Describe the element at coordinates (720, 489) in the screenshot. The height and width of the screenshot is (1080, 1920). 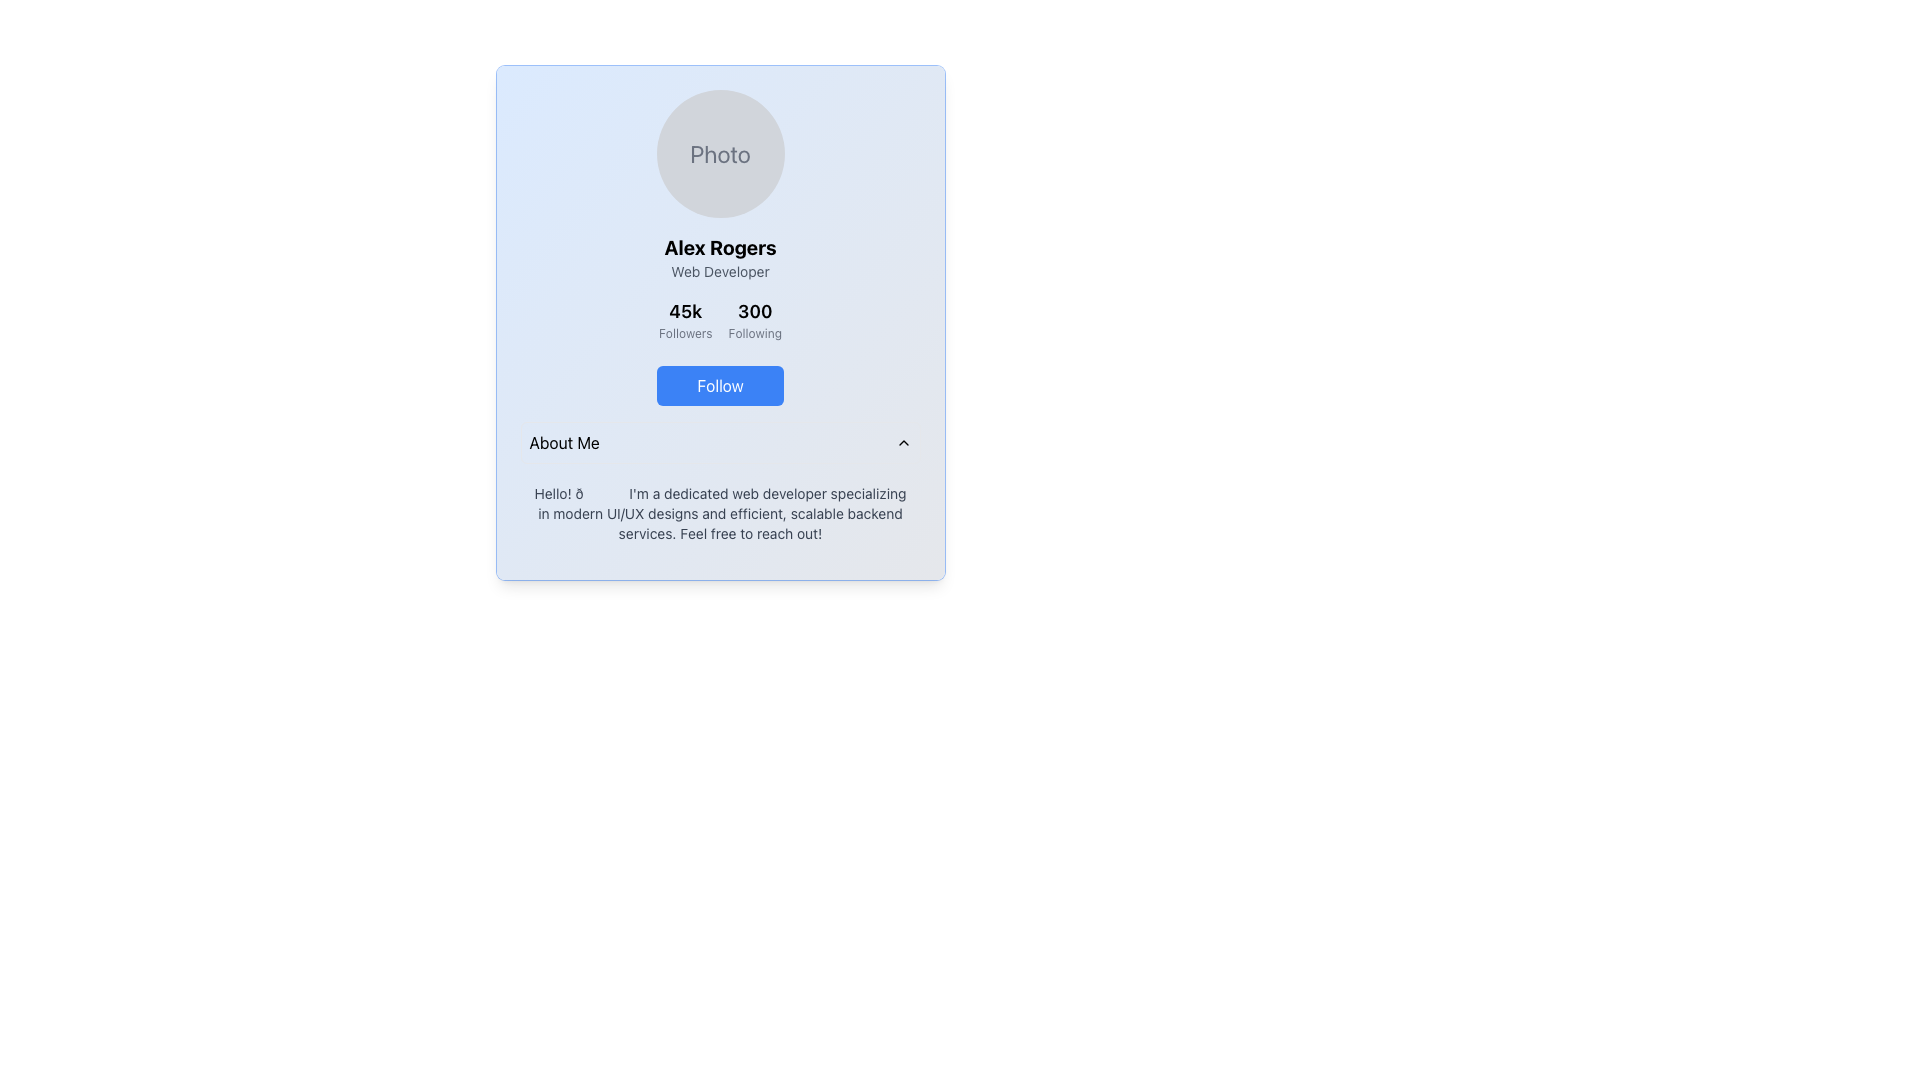
I see `the interactive parts of the Informational Section, which is located at the bottom of the profile card, just below the 'Follow' button` at that location.